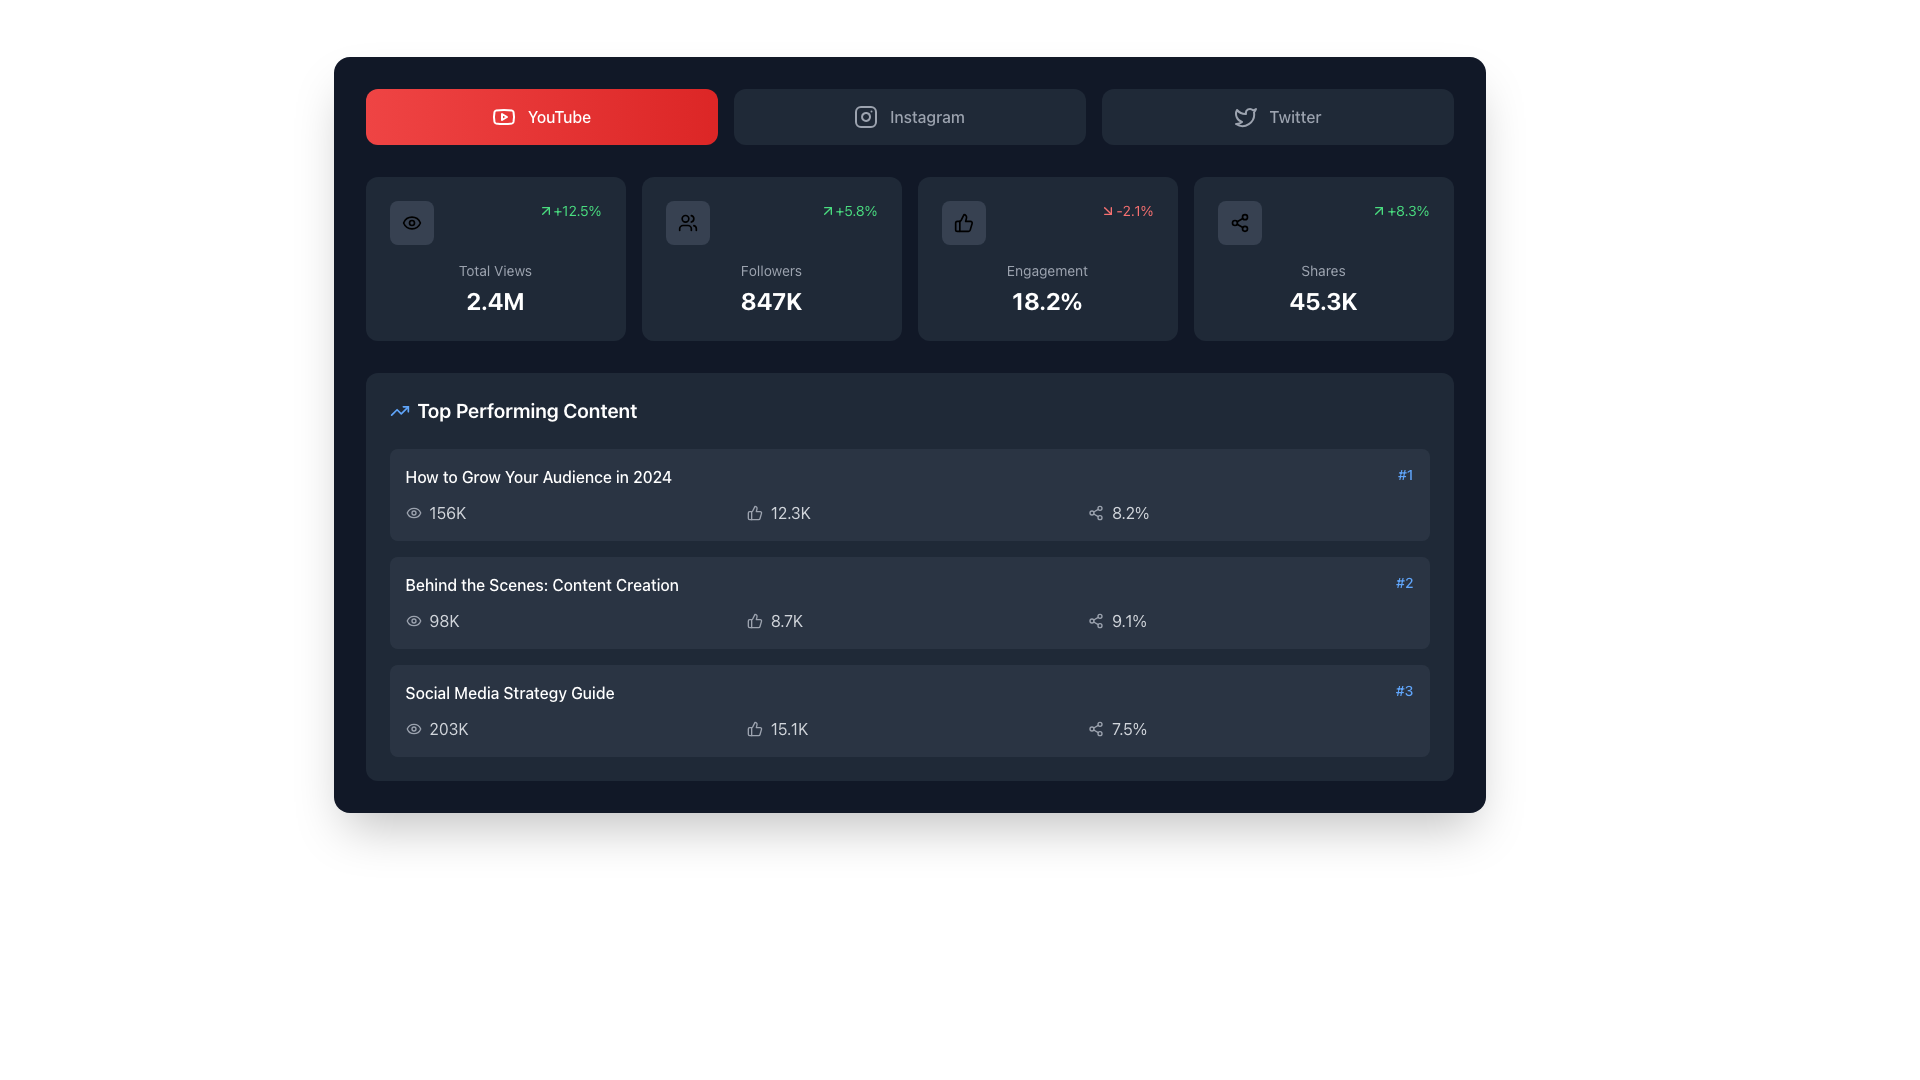 This screenshot has width=1920, height=1080. What do you see at coordinates (1399, 211) in the screenshot?
I see `value of the text '+8.3%' which is accompanied by a green upward arrow icon located in the top-right corner of the 'Shares' stat card` at bounding box center [1399, 211].